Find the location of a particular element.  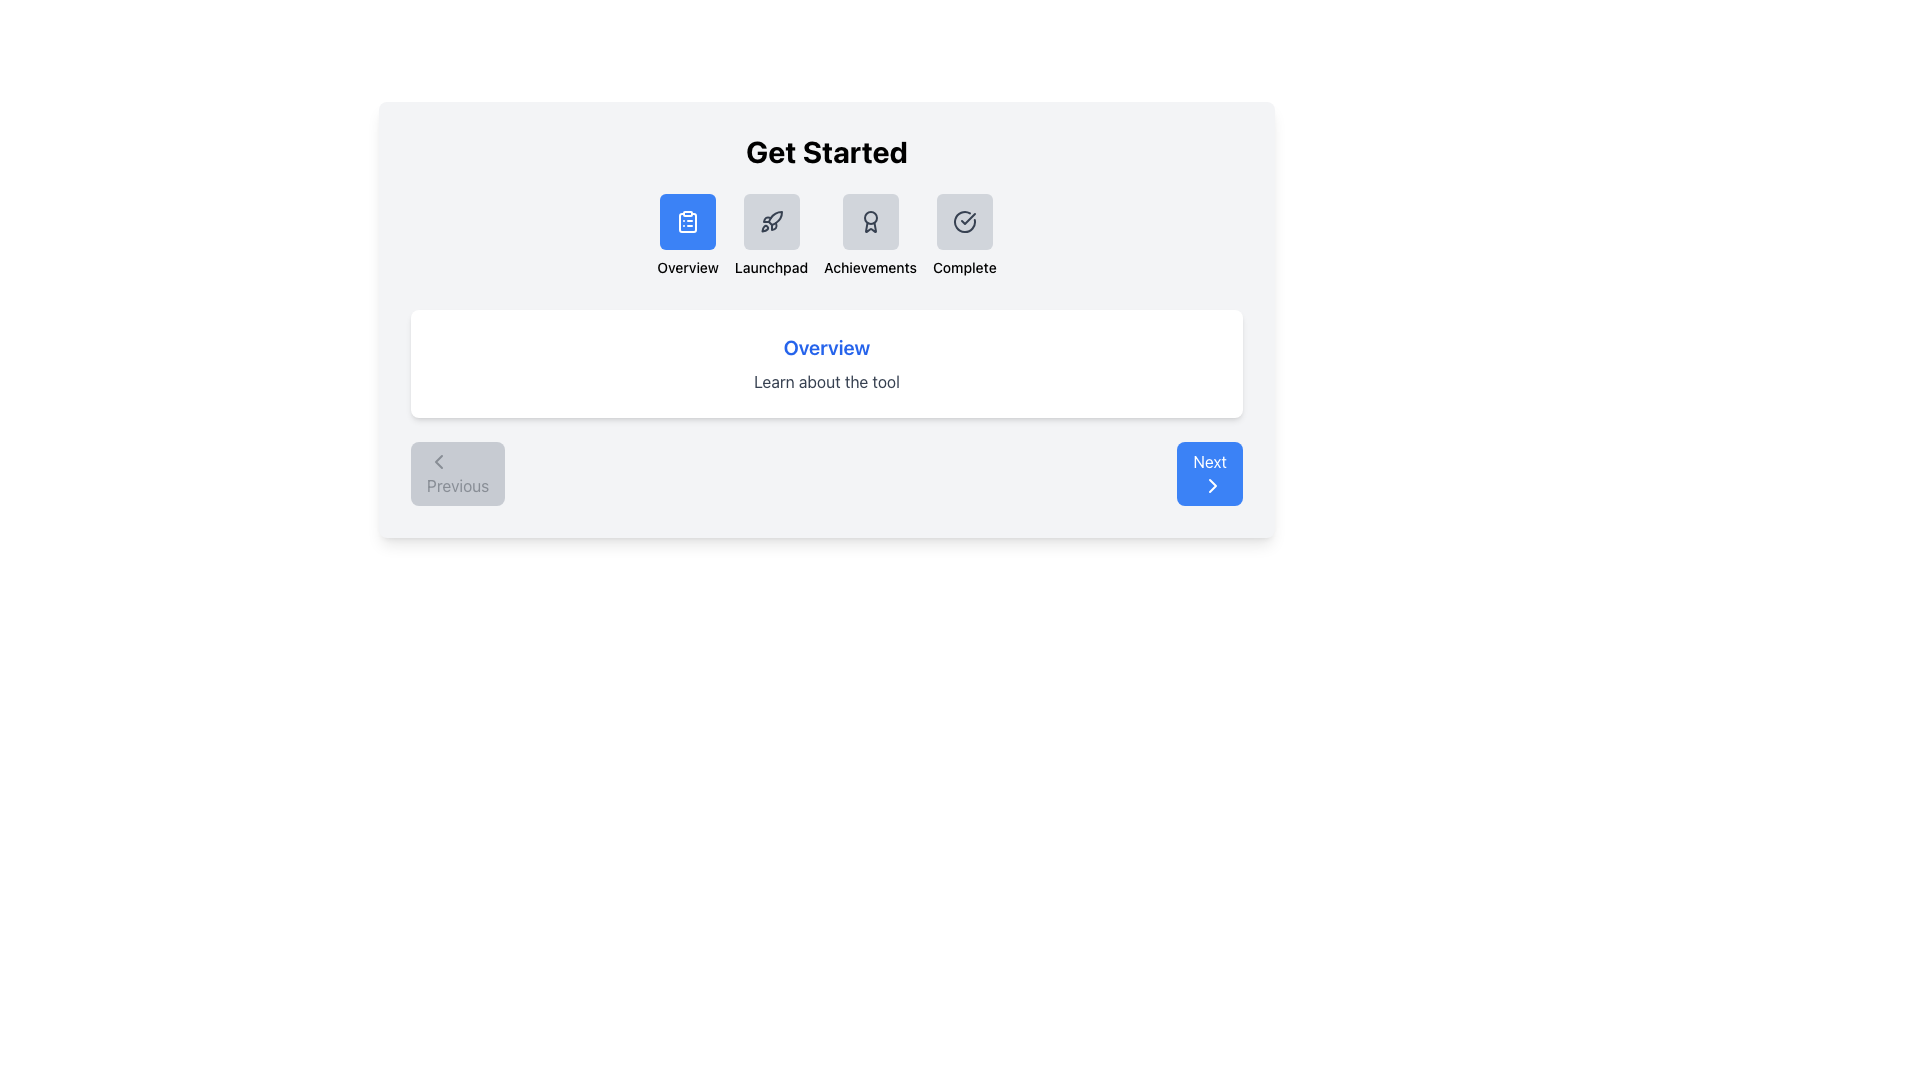

the chevron icon within the 'Next' button is located at coordinates (1212, 486).